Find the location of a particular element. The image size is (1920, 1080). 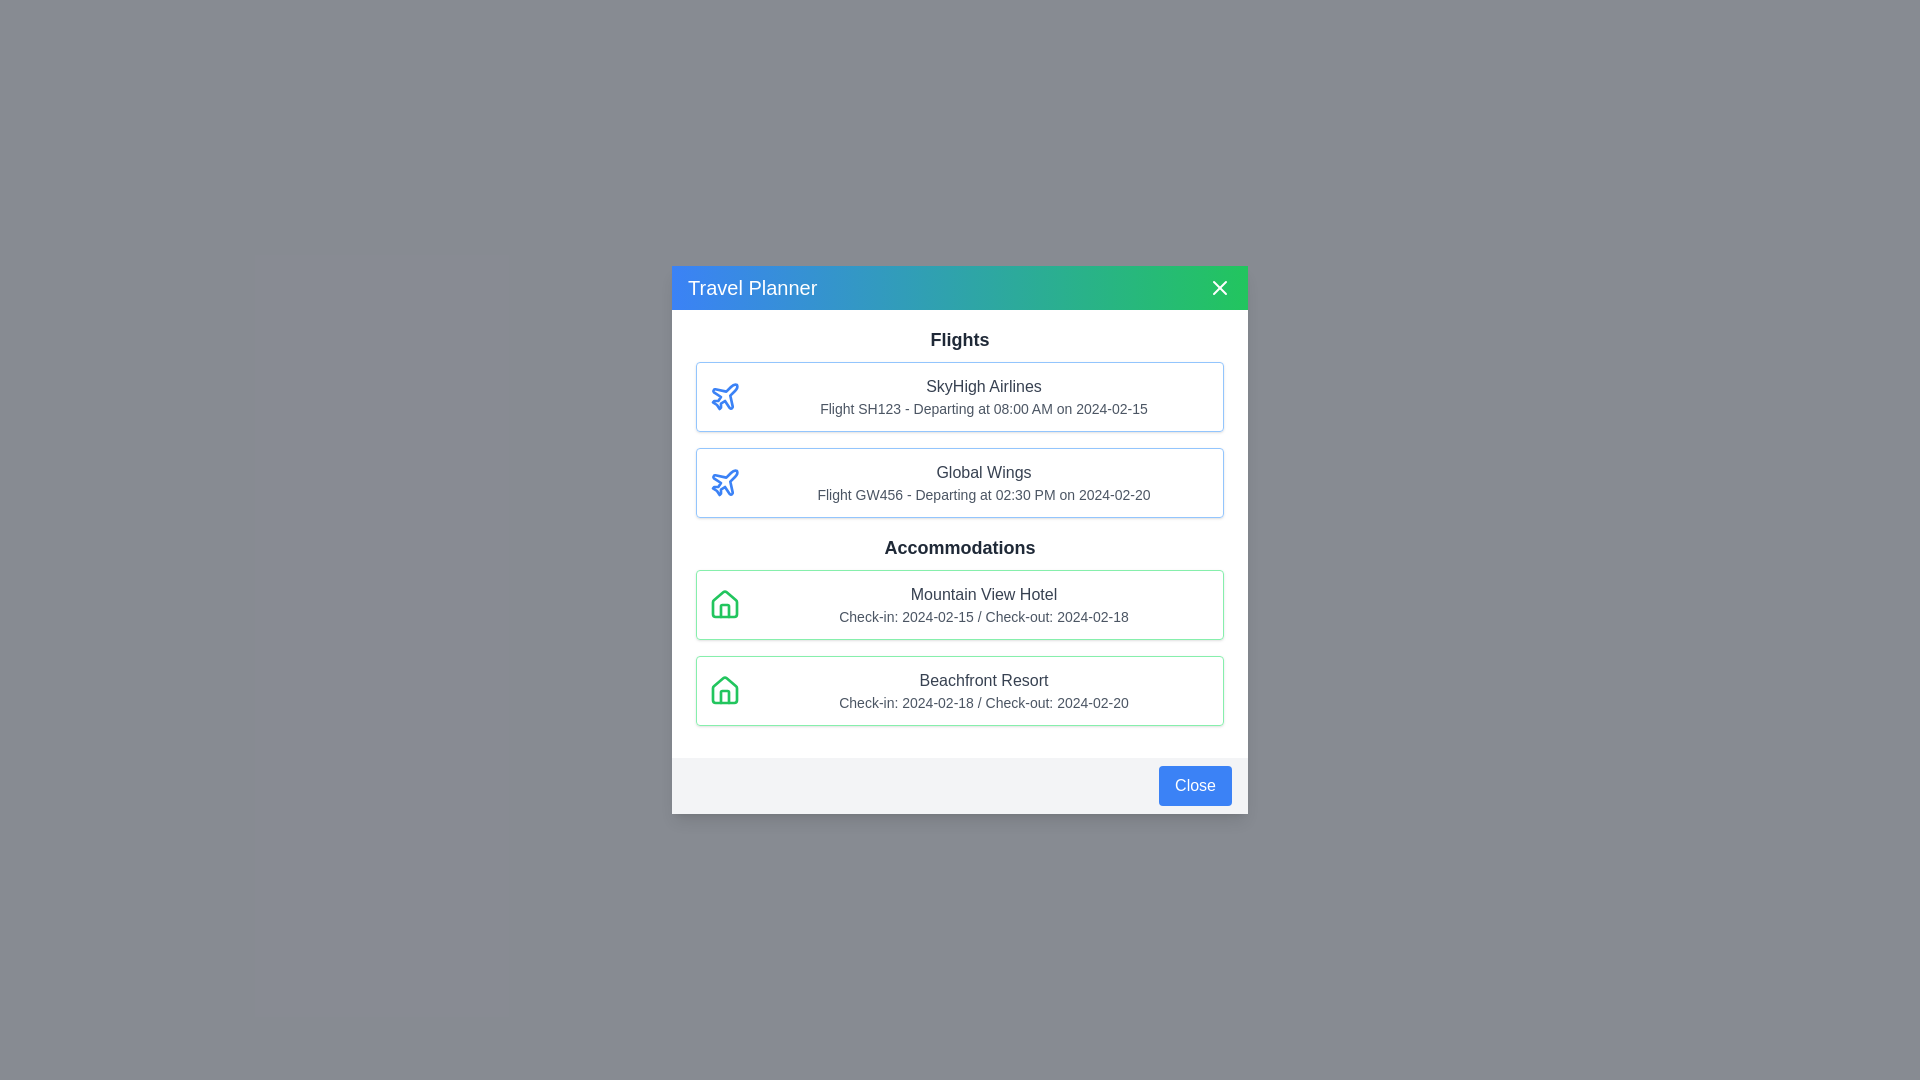

the header text element that reads 'Flights', which is styled in bold and dark gray, located at the top of the 'Flights' section is located at coordinates (960, 338).